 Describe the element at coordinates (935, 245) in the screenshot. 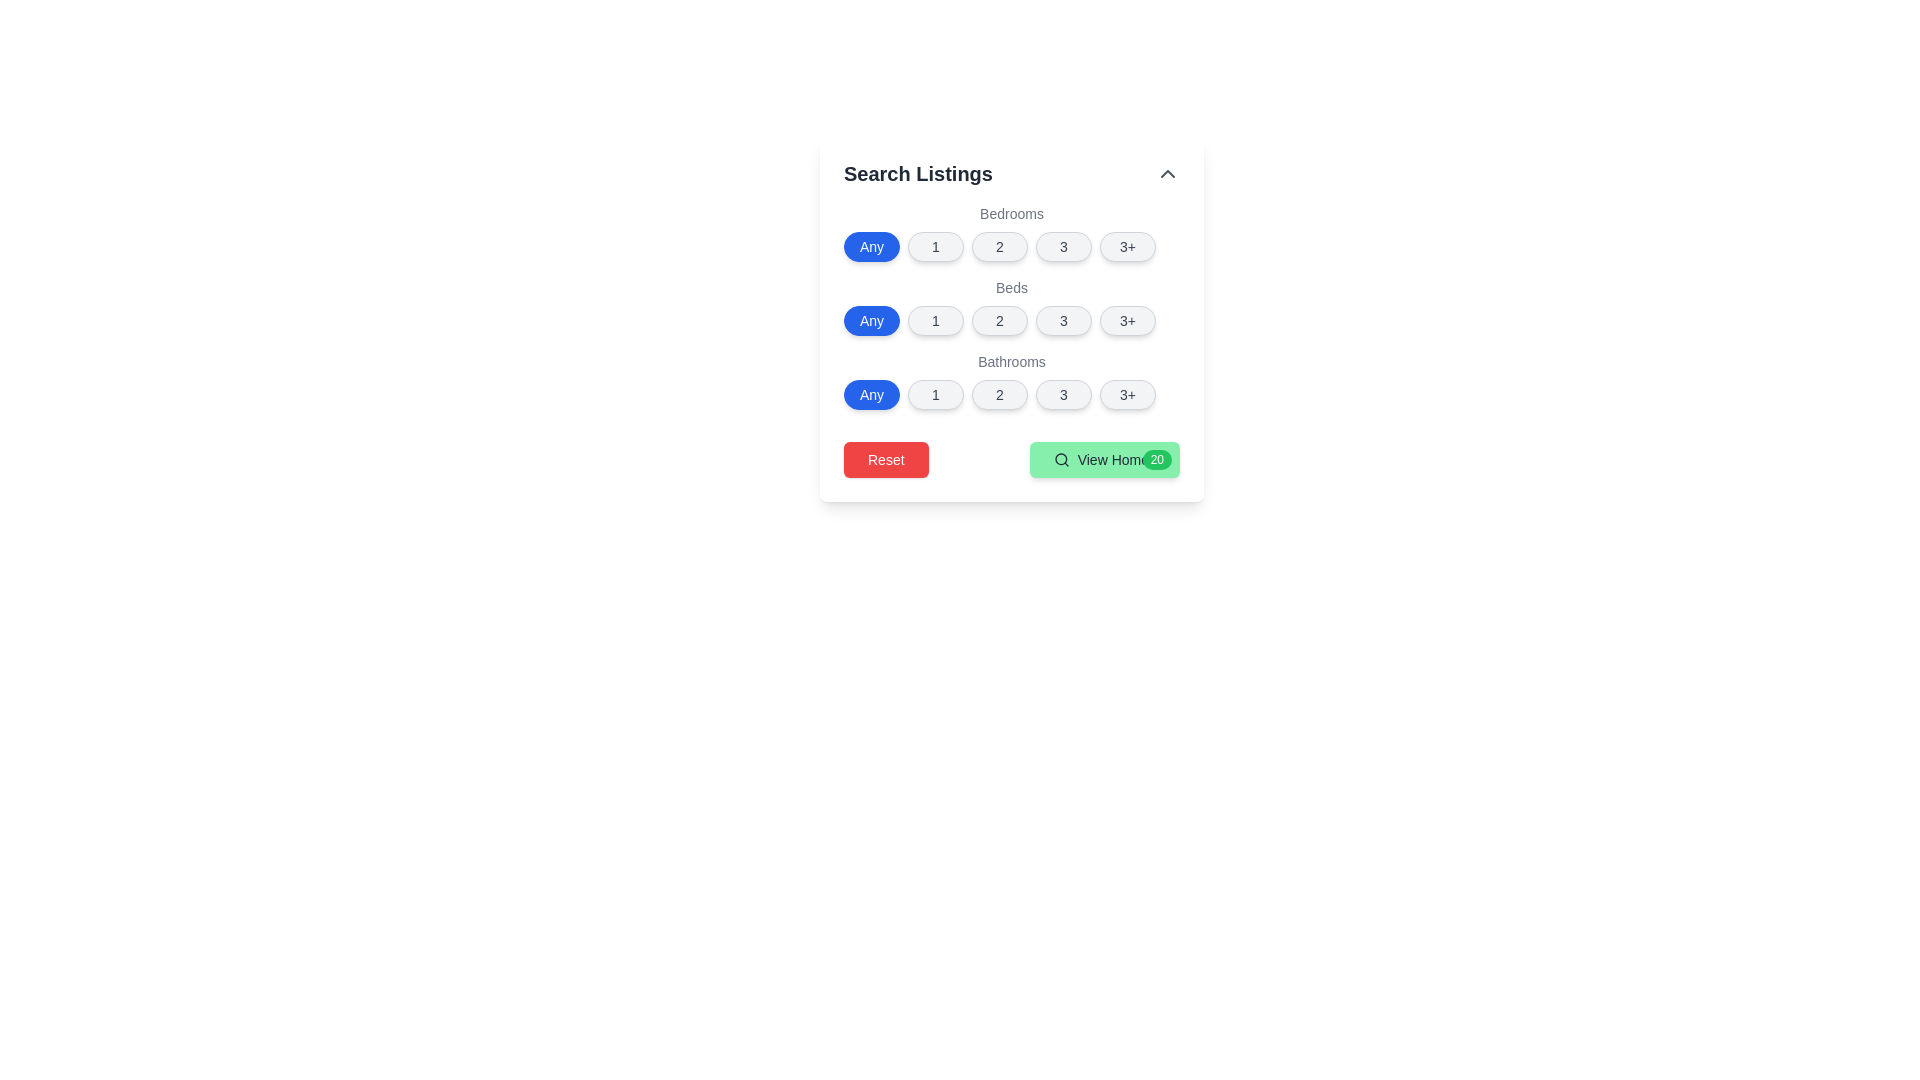

I see `the second button in the group of five under the 'Bedrooms' label` at that location.